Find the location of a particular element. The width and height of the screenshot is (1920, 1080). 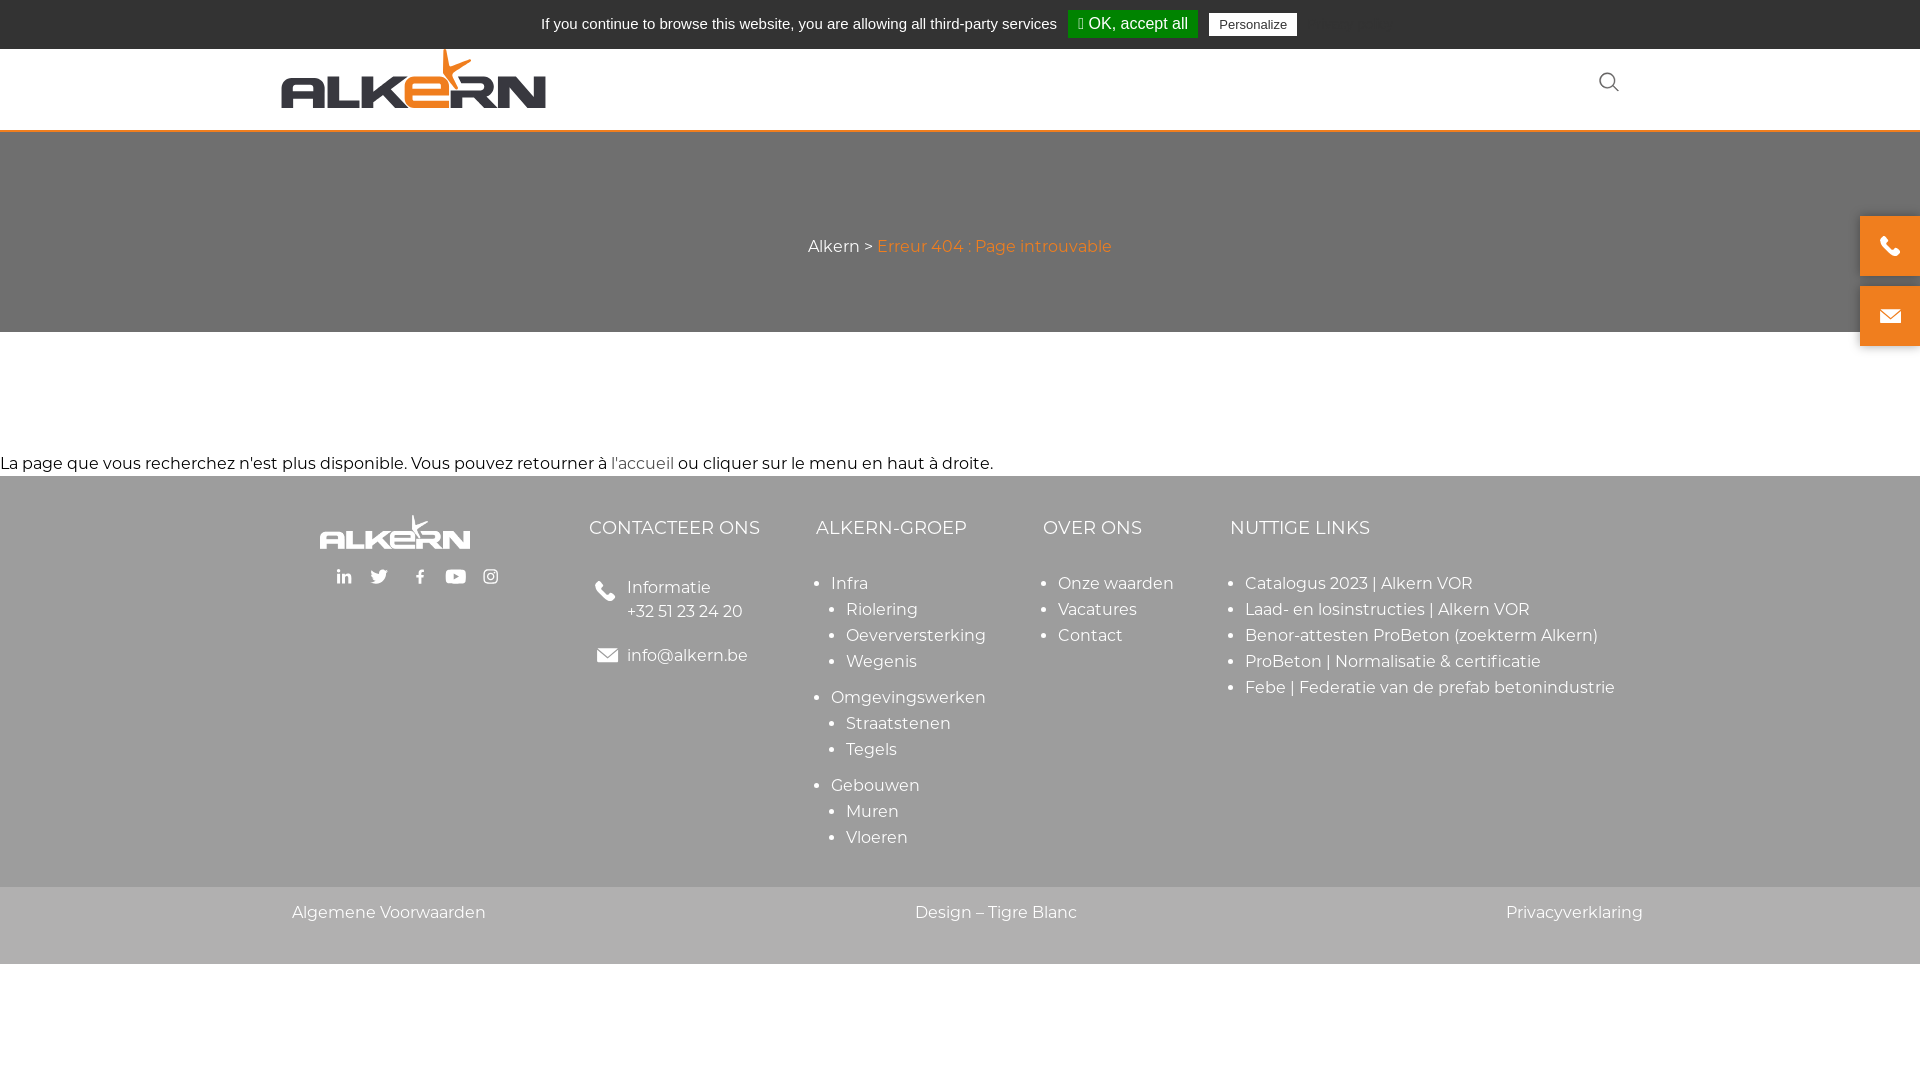

'Laad- en losinstructies | Alkern VOR' is located at coordinates (1386, 608).